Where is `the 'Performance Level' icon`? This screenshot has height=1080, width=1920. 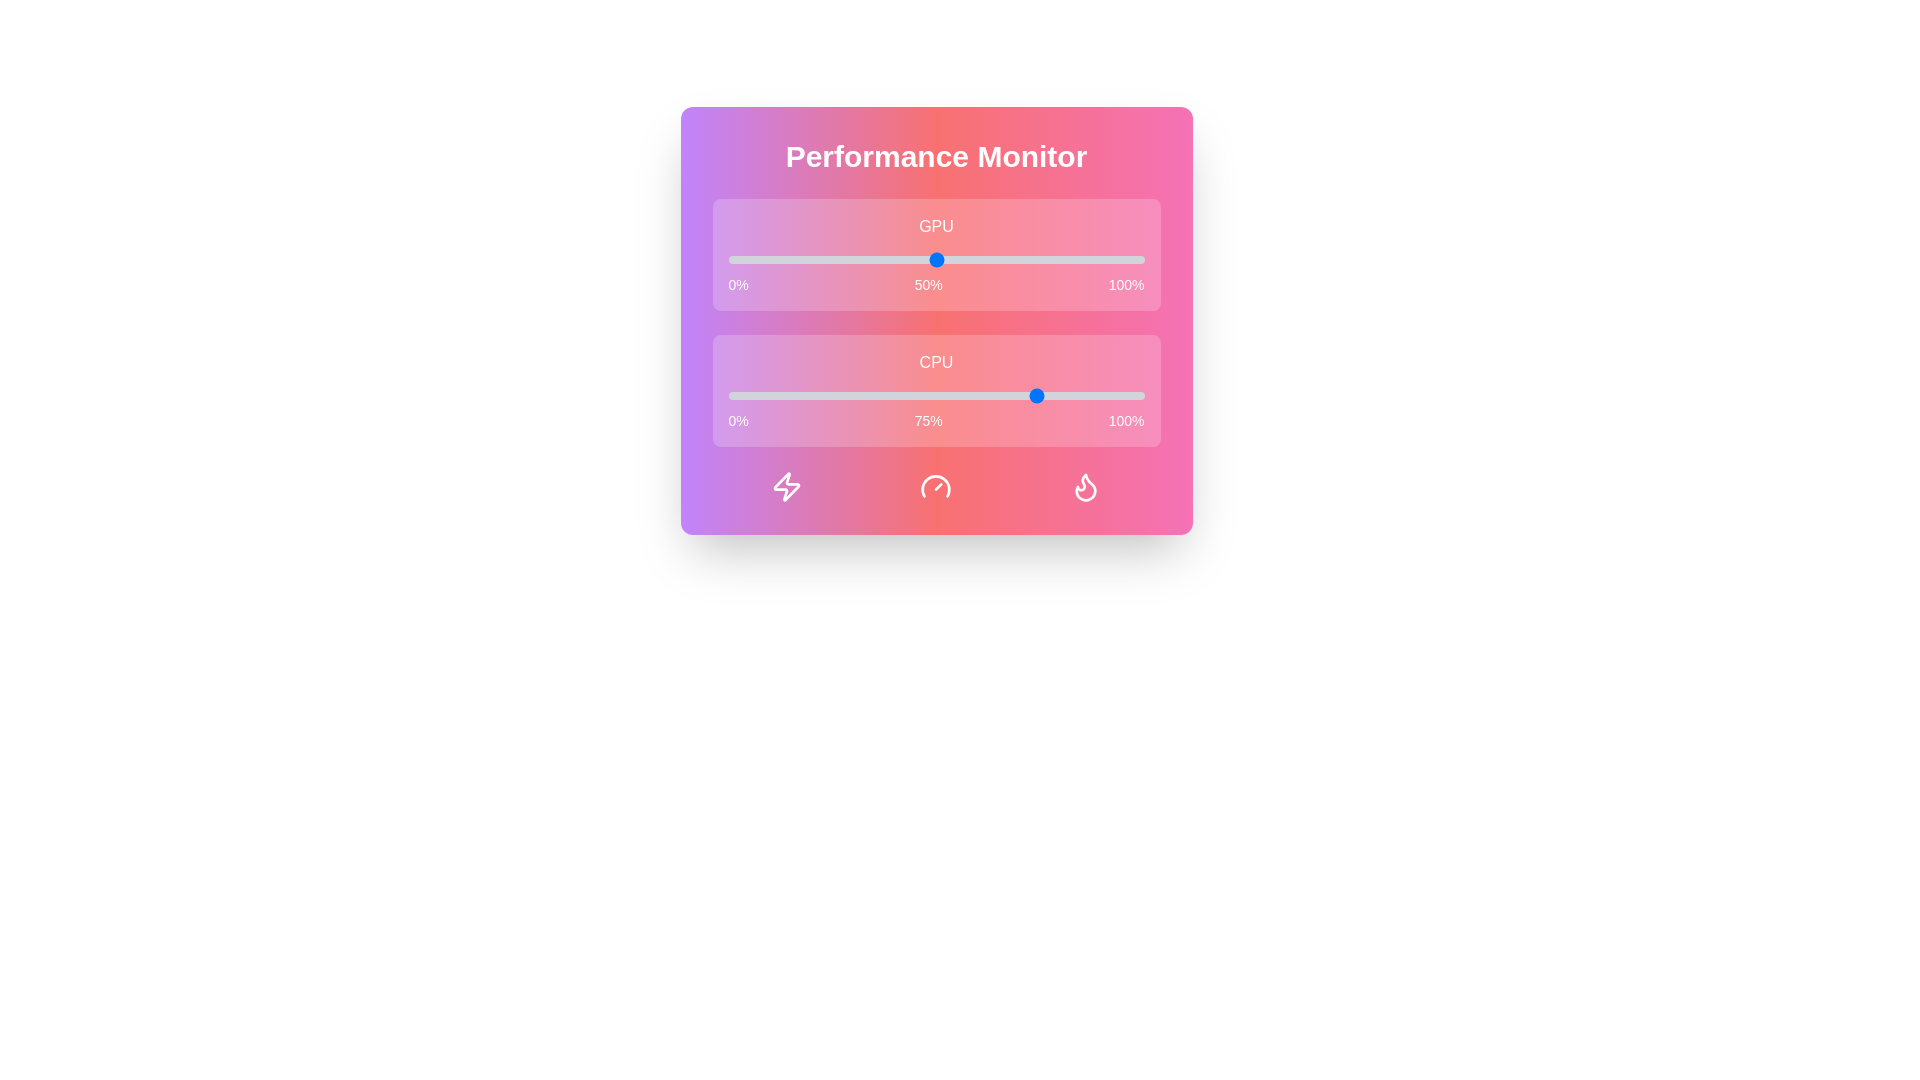 the 'Performance Level' icon is located at coordinates (935, 486).